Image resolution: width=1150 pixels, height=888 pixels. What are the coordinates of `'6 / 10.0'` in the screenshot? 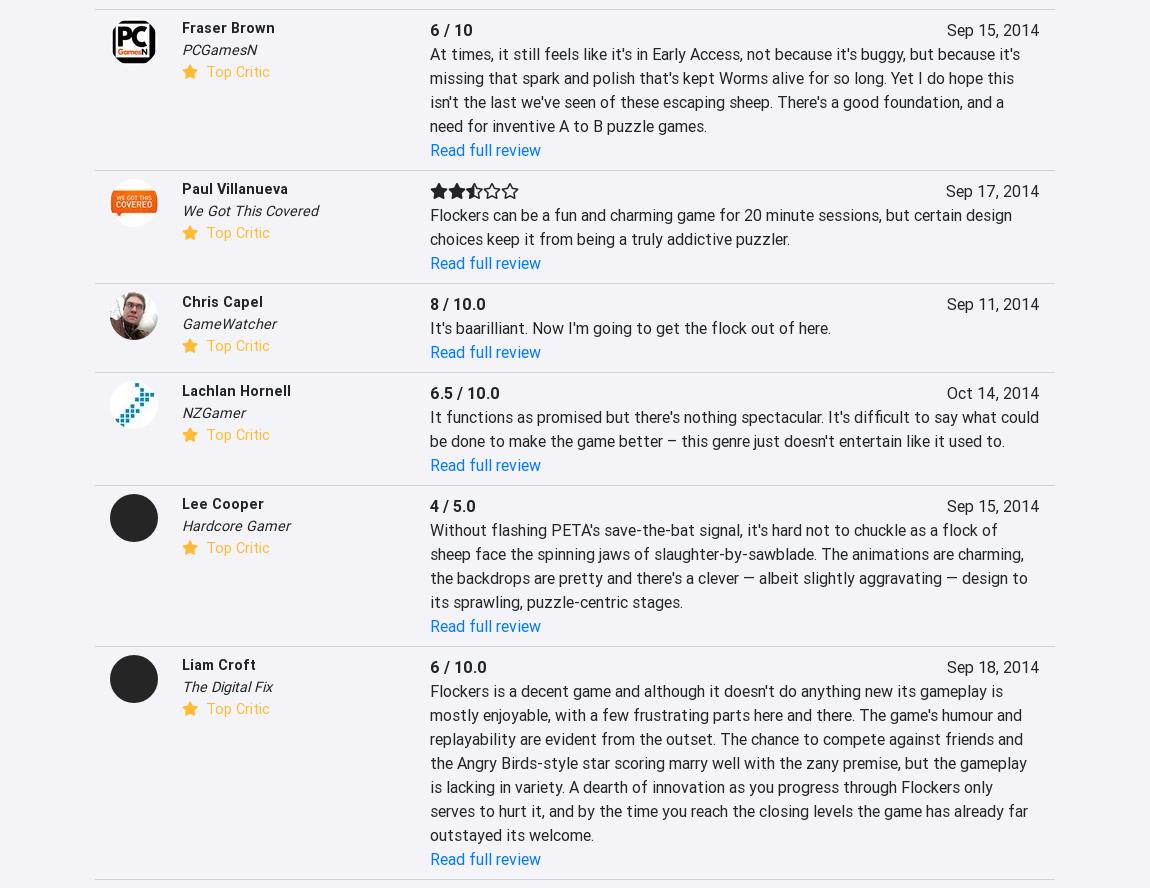 It's located at (457, 666).